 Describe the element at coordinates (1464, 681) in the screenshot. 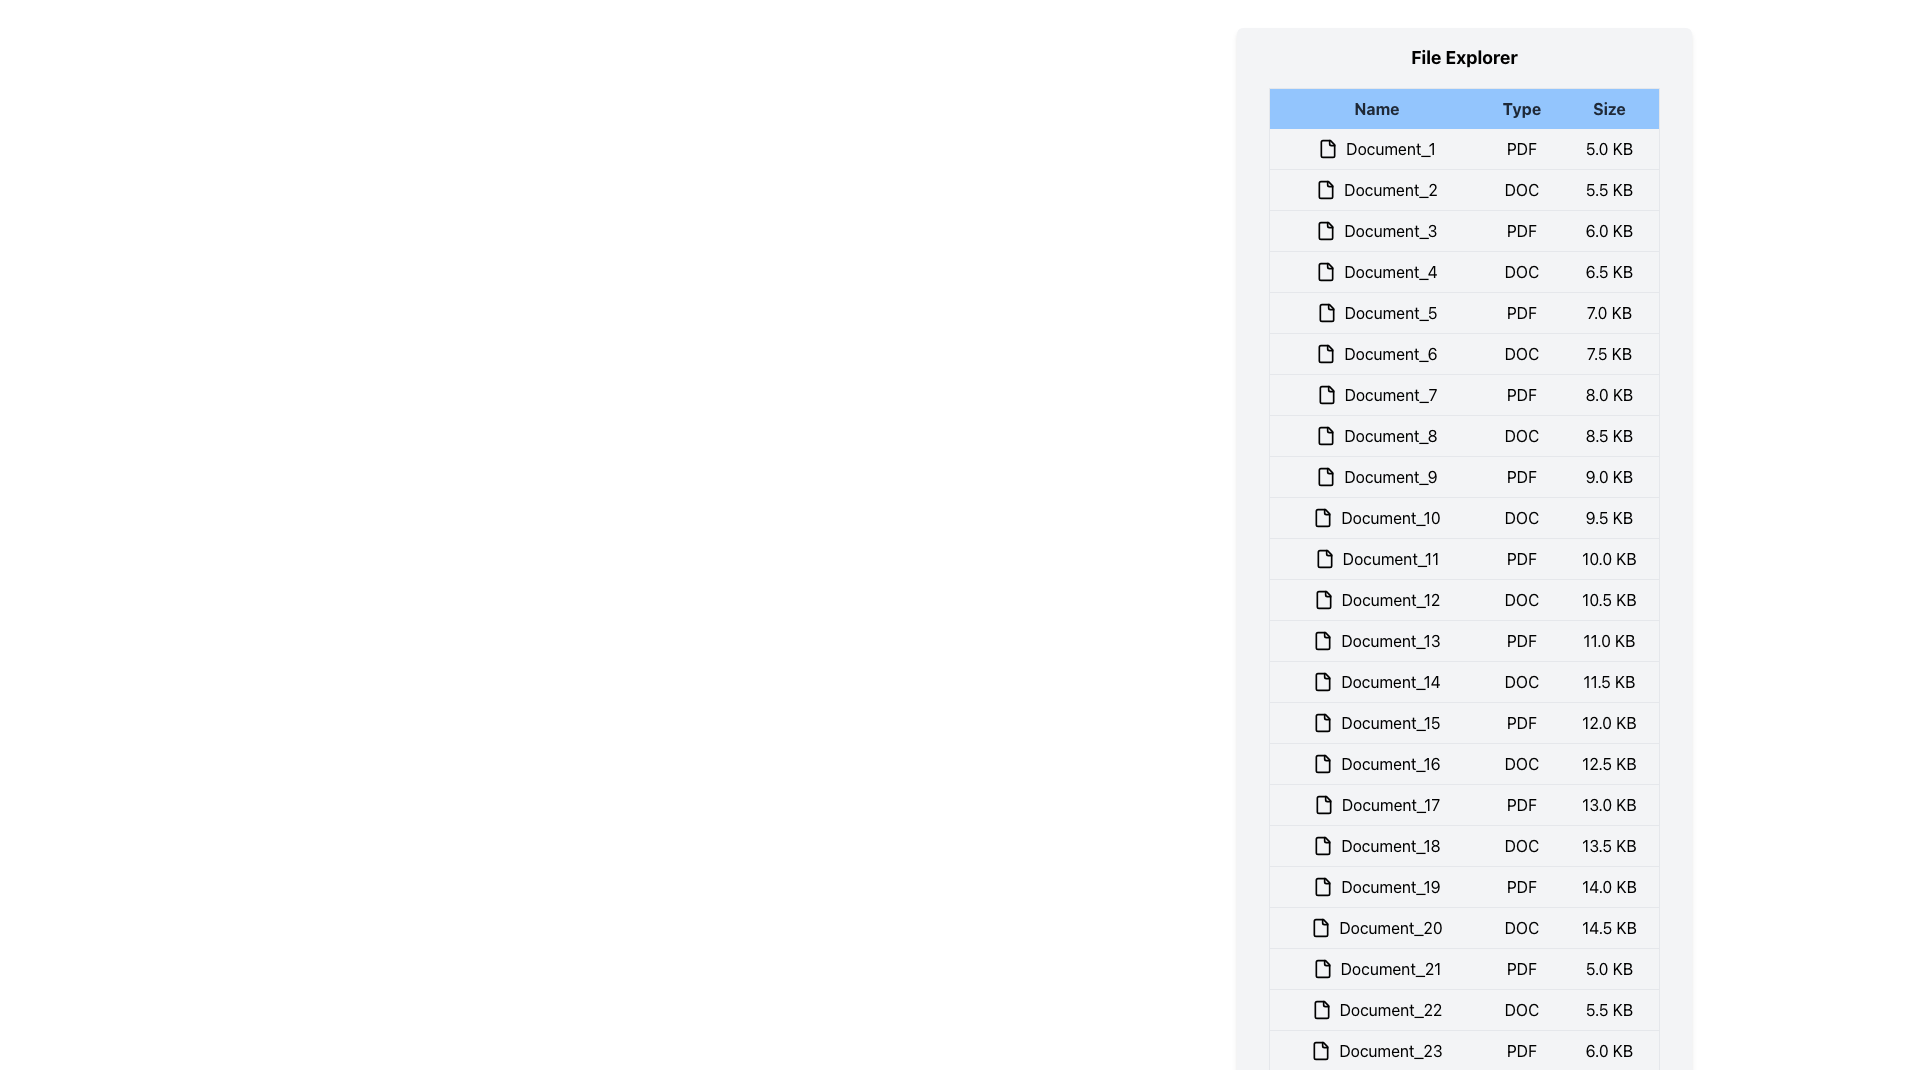

I see `the document name 'Document_14' in the file row entry` at that location.